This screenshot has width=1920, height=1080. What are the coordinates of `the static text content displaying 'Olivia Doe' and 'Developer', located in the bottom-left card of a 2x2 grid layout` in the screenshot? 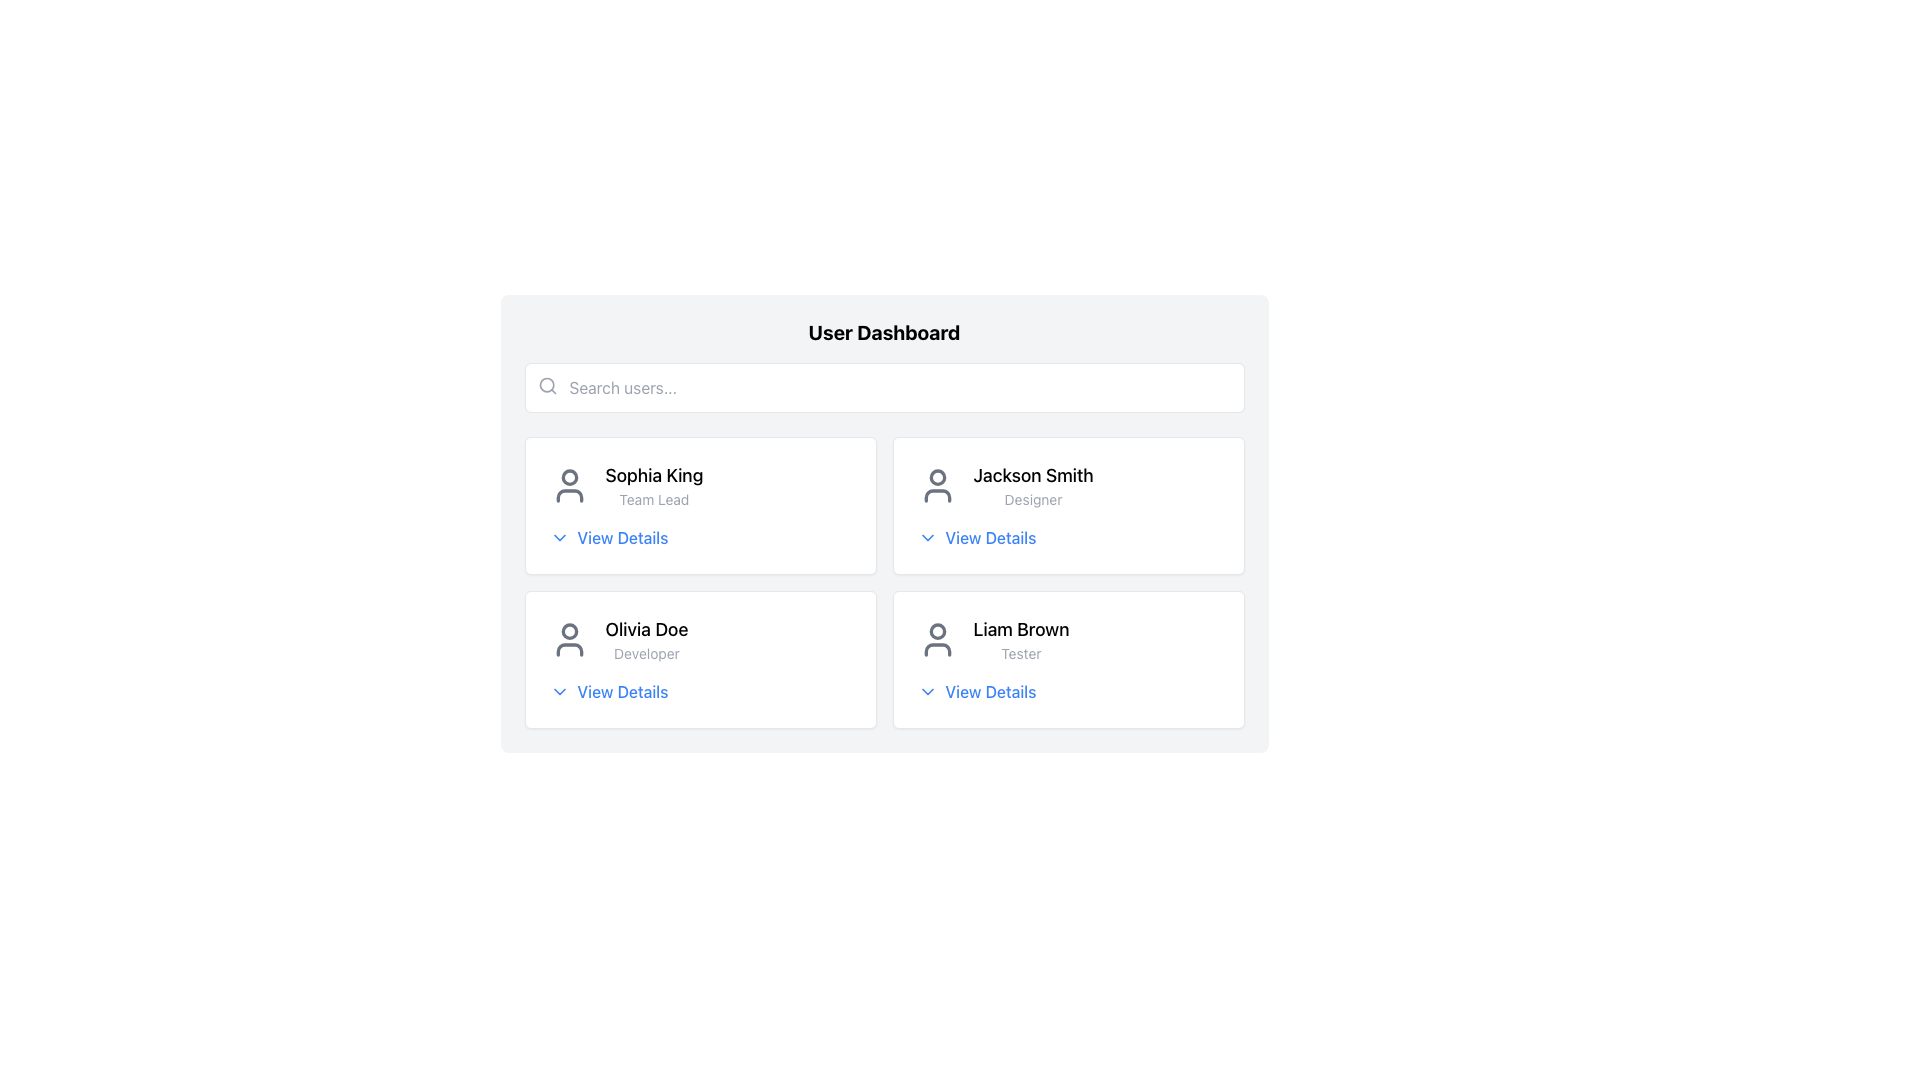 It's located at (647, 640).